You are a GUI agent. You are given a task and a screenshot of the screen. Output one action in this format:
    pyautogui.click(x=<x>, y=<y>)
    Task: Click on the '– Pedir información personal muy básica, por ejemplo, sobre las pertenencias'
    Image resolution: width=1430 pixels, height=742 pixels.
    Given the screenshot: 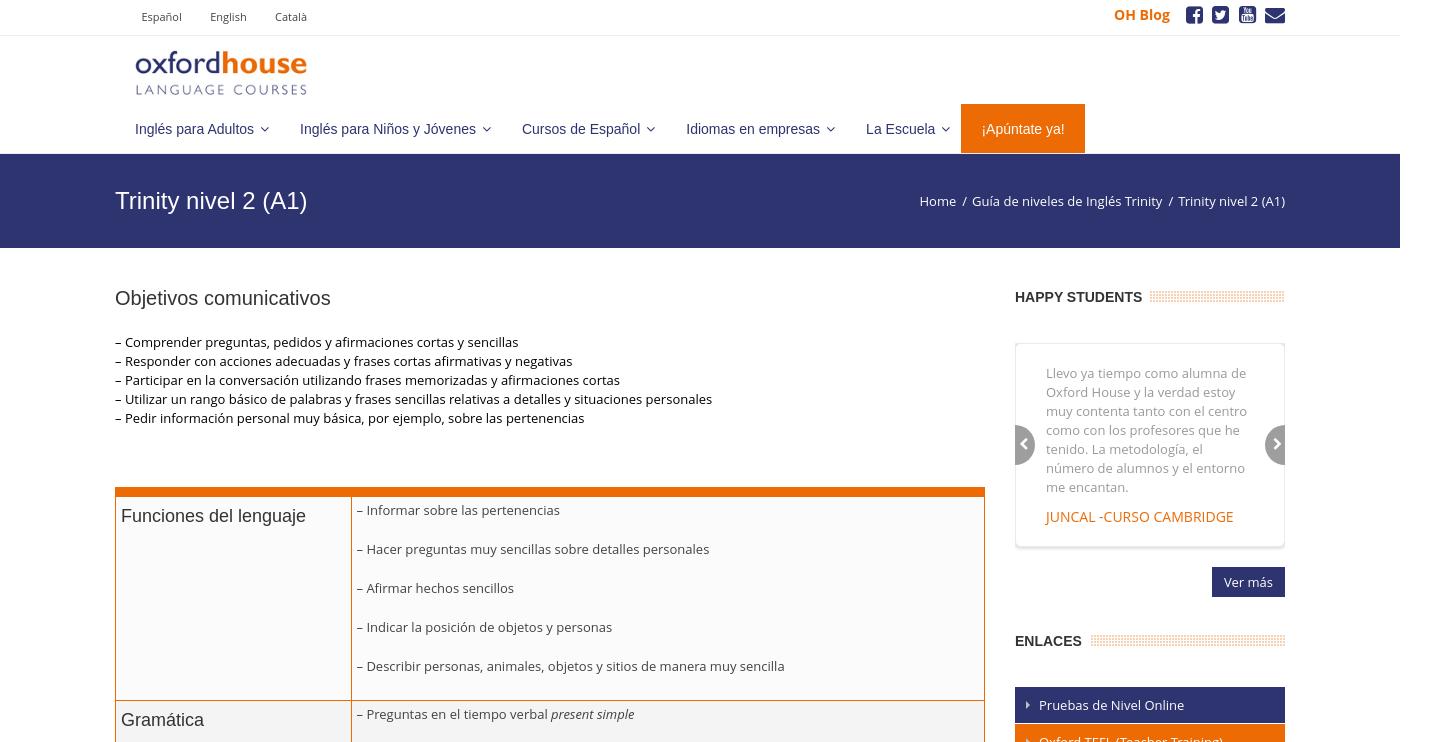 What is the action you would take?
    pyautogui.click(x=348, y=417)
    